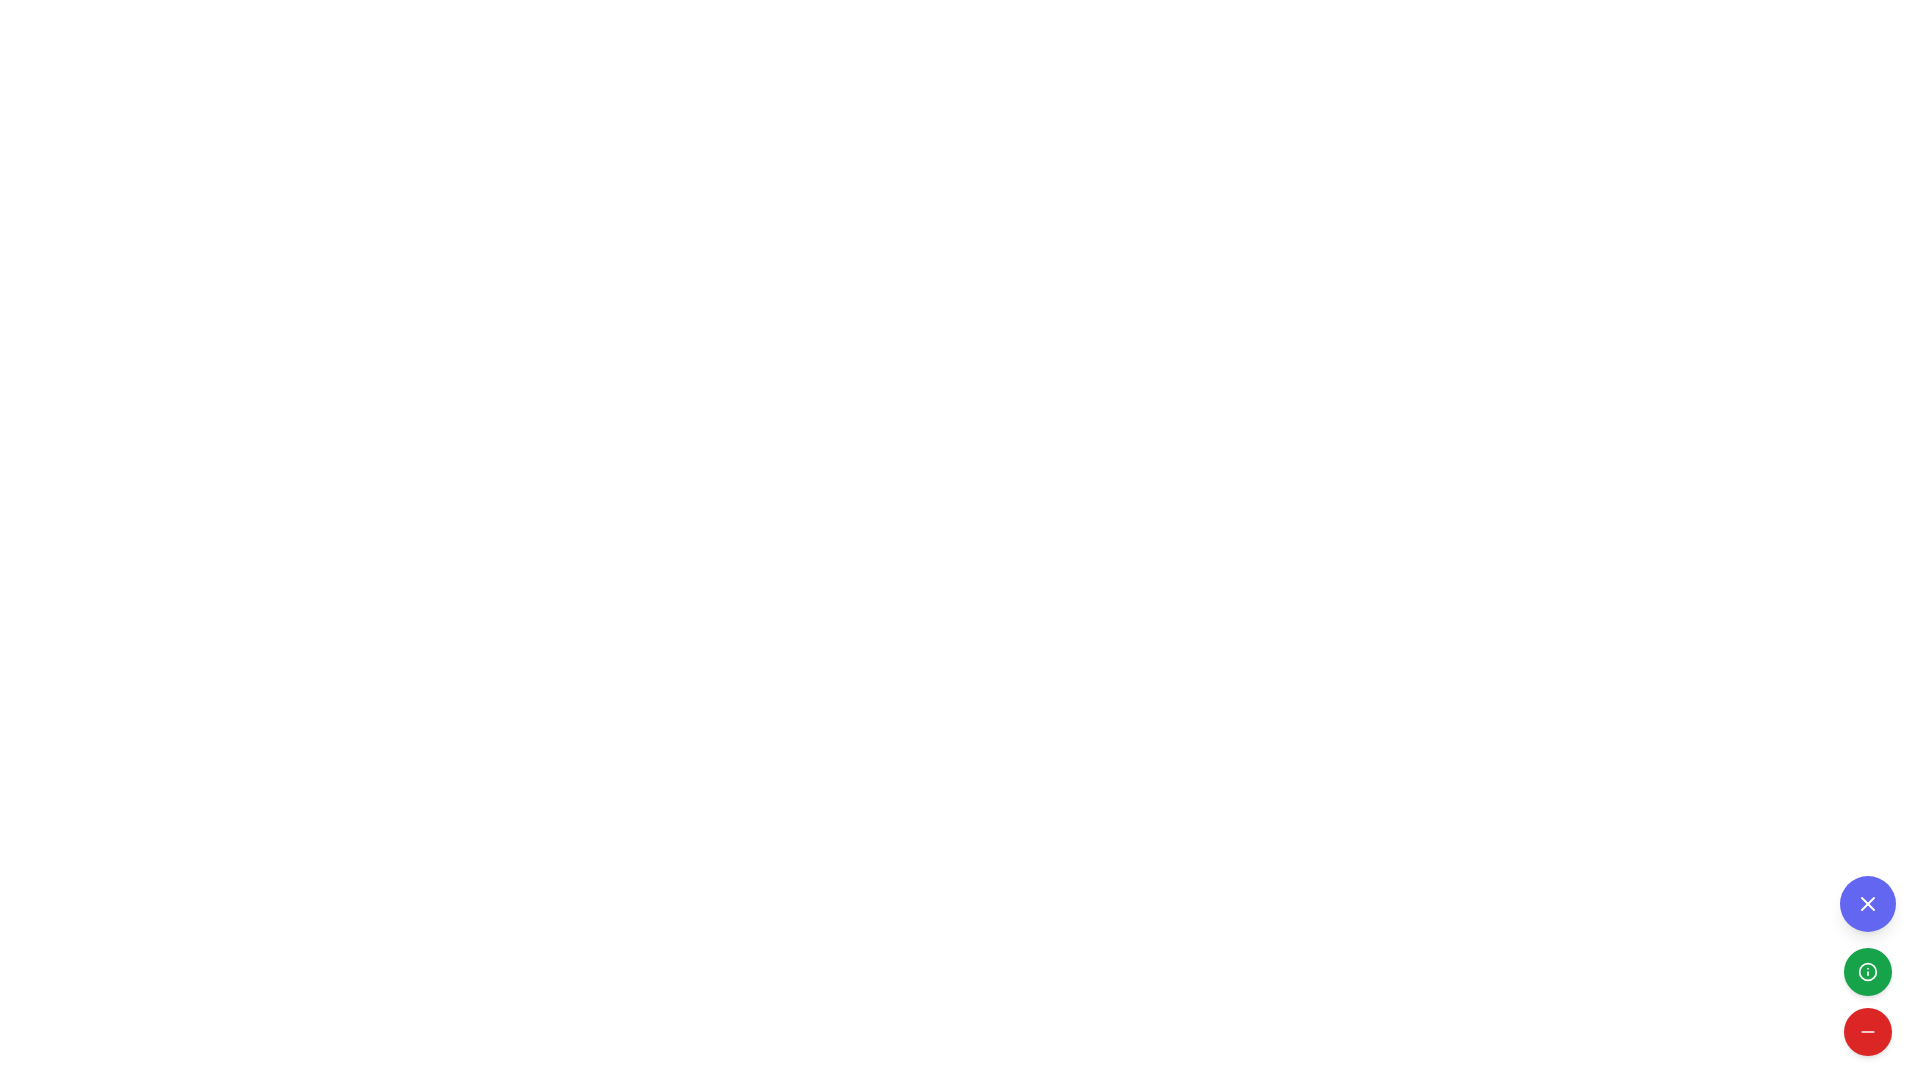 This screenshot has width=1920, height=1080. Describe the element at coordinates (1866, 903) in the screenshot. I see `the close or delete icon located within the circular blue button at the top of the vertical stack of buttons` at that location.